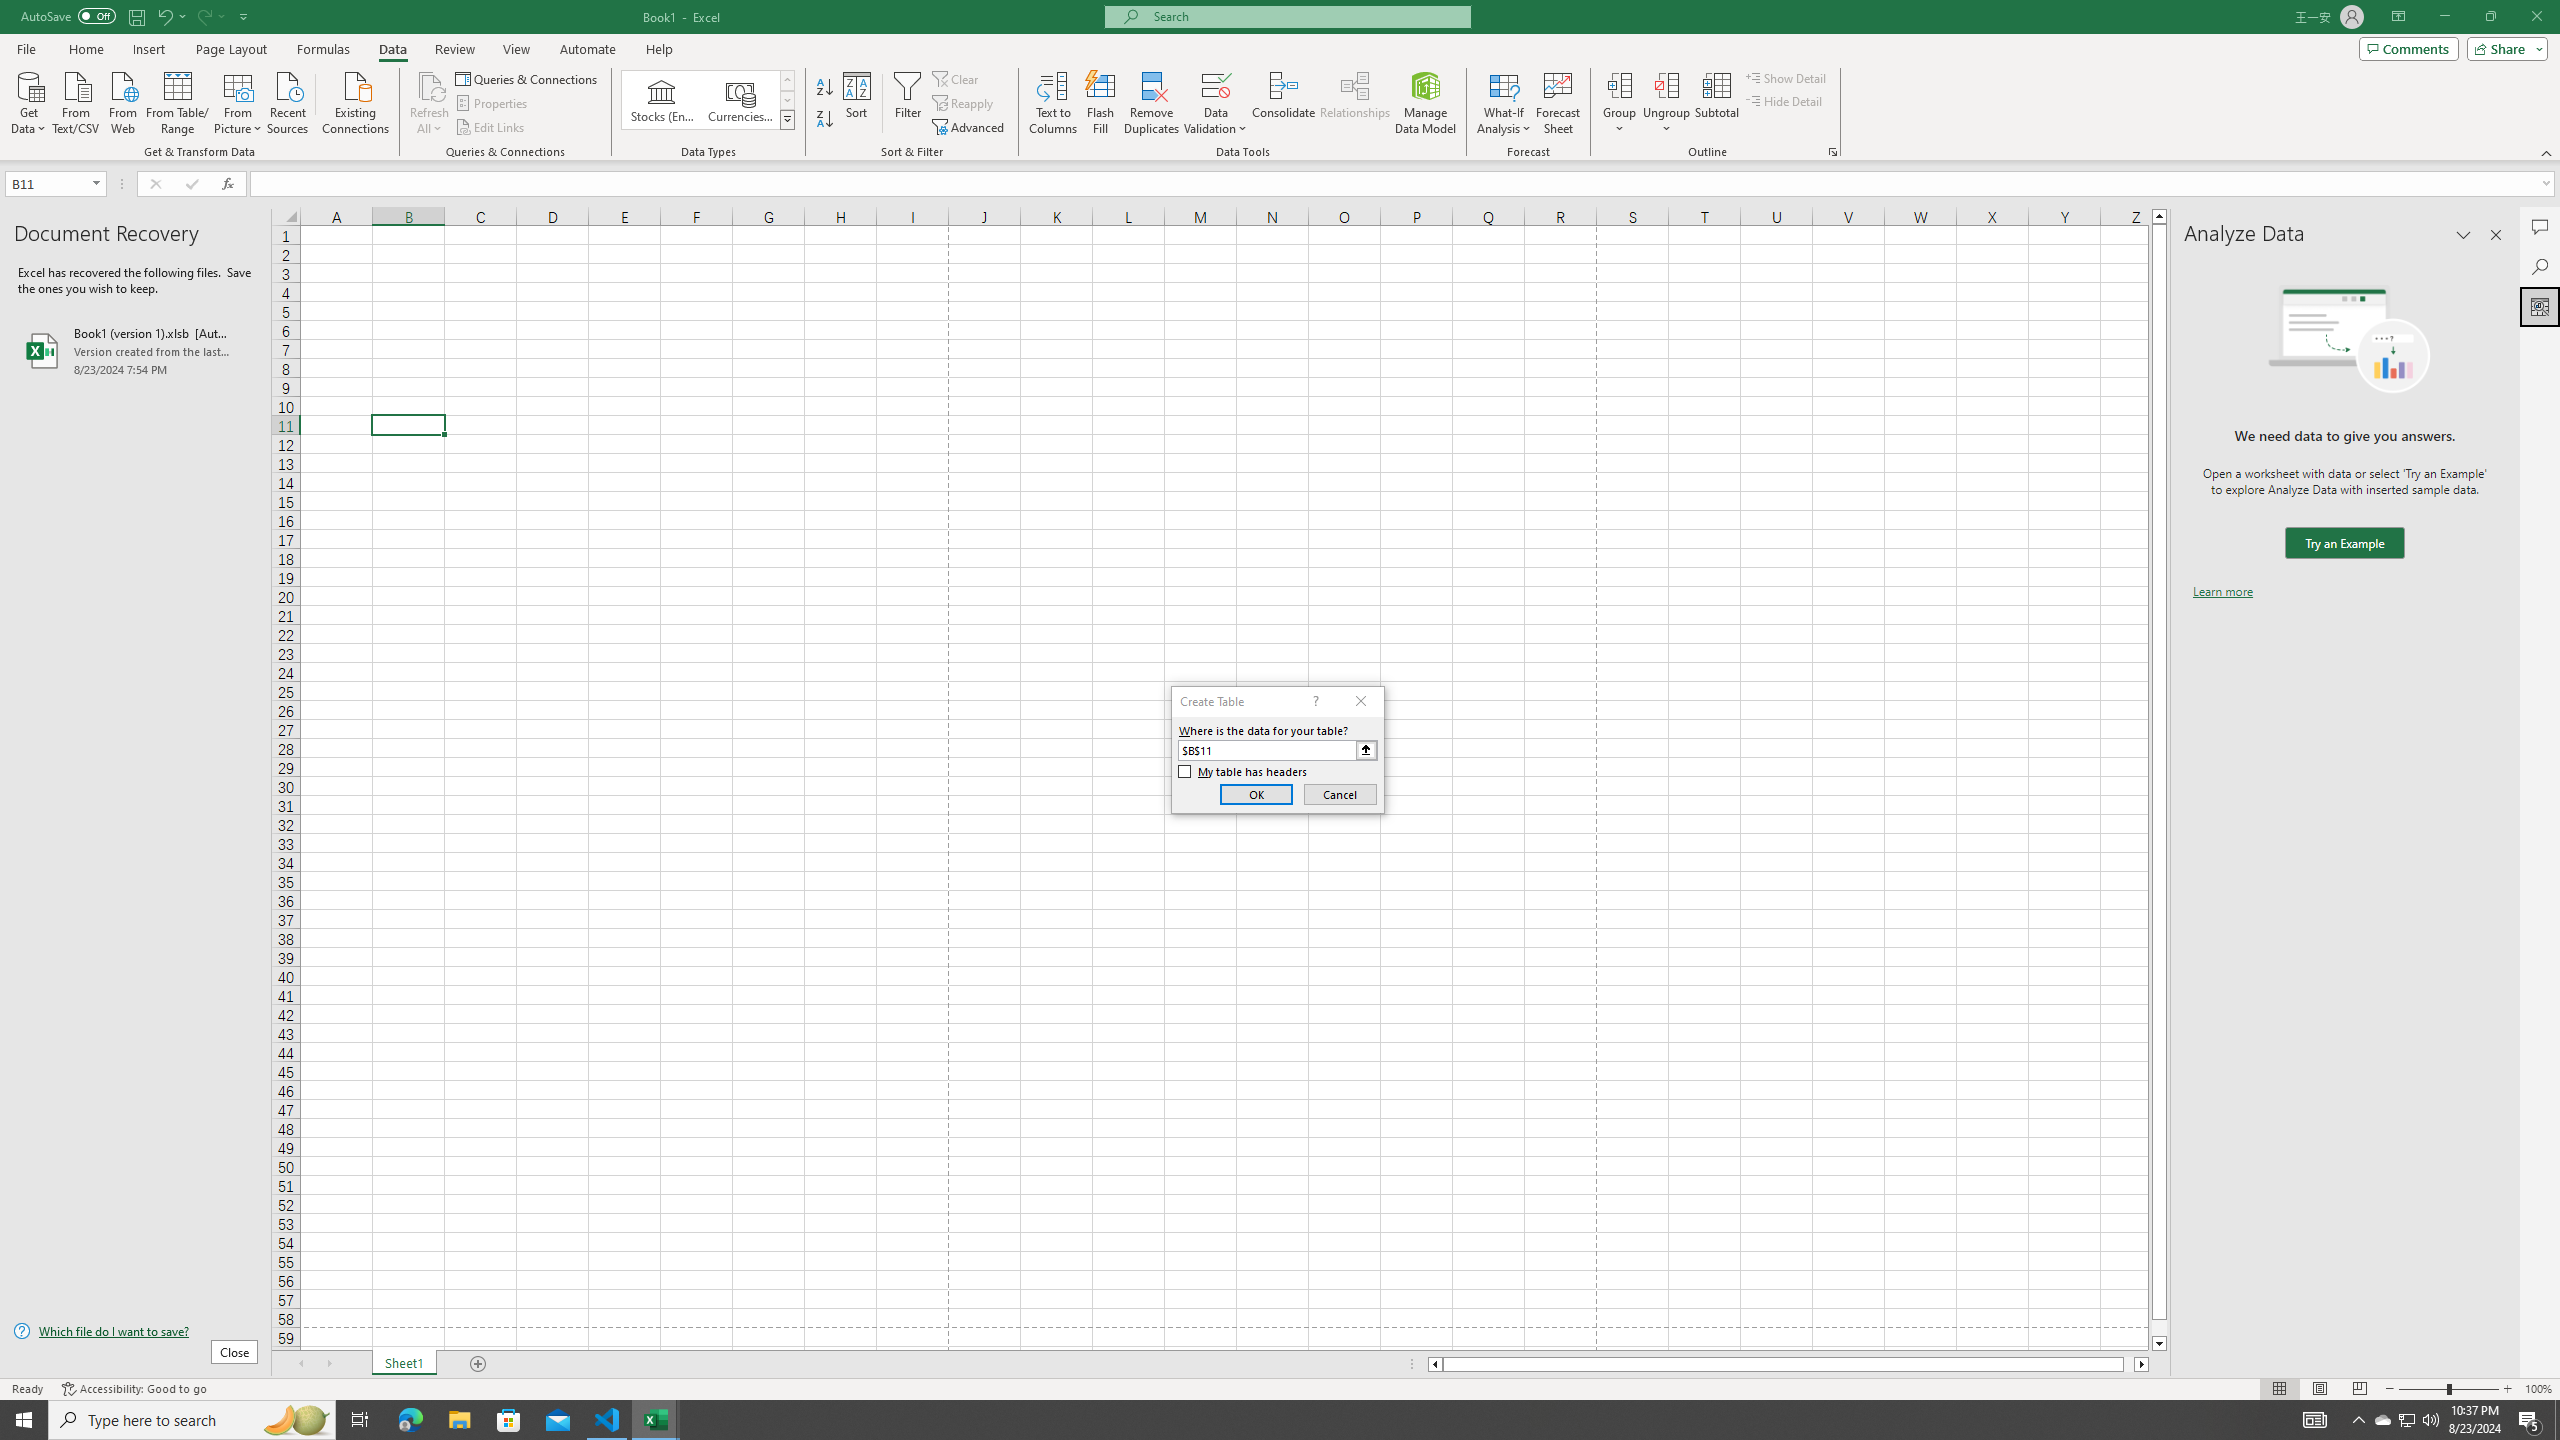 This screenshot has width=2560, height=1440. Describe the element at coordinates (1666, 103) in the screenshot. I see `'Ungroup...'` at that location.